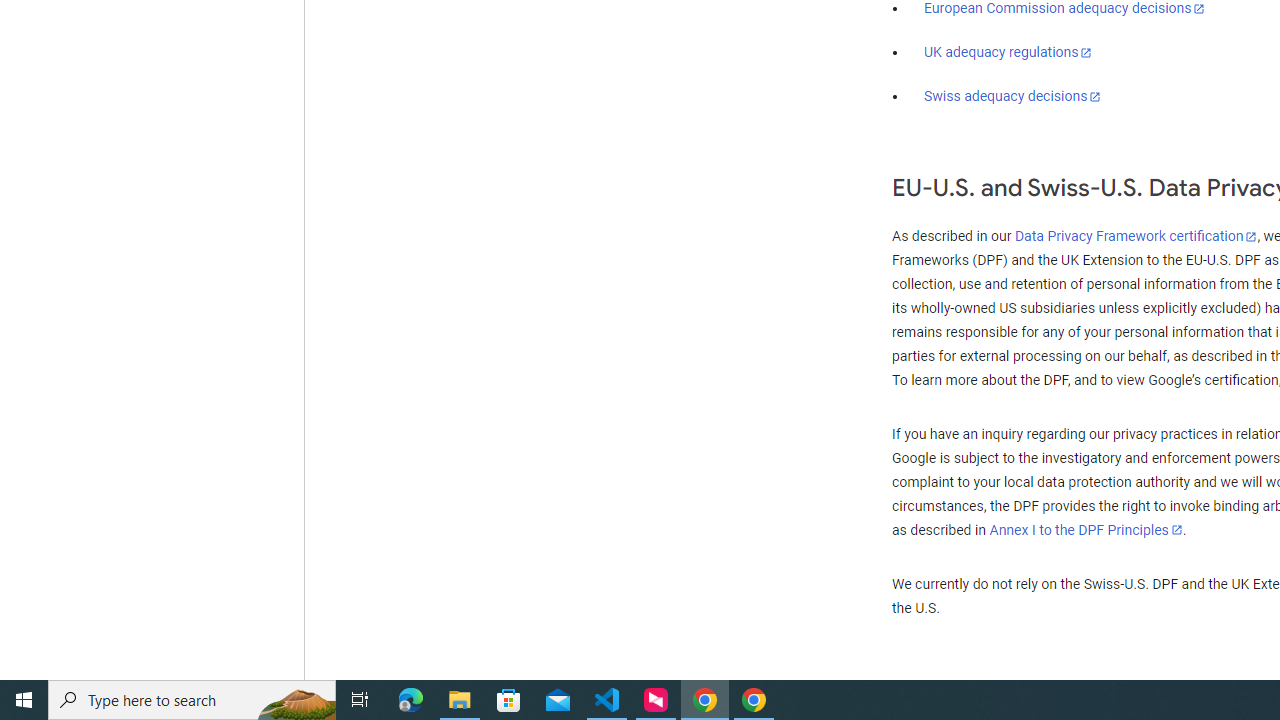  Describe the element at coordinates (1085, 529) in the screenshot. I see `'Annex I to the DPF Principles'` at that location.